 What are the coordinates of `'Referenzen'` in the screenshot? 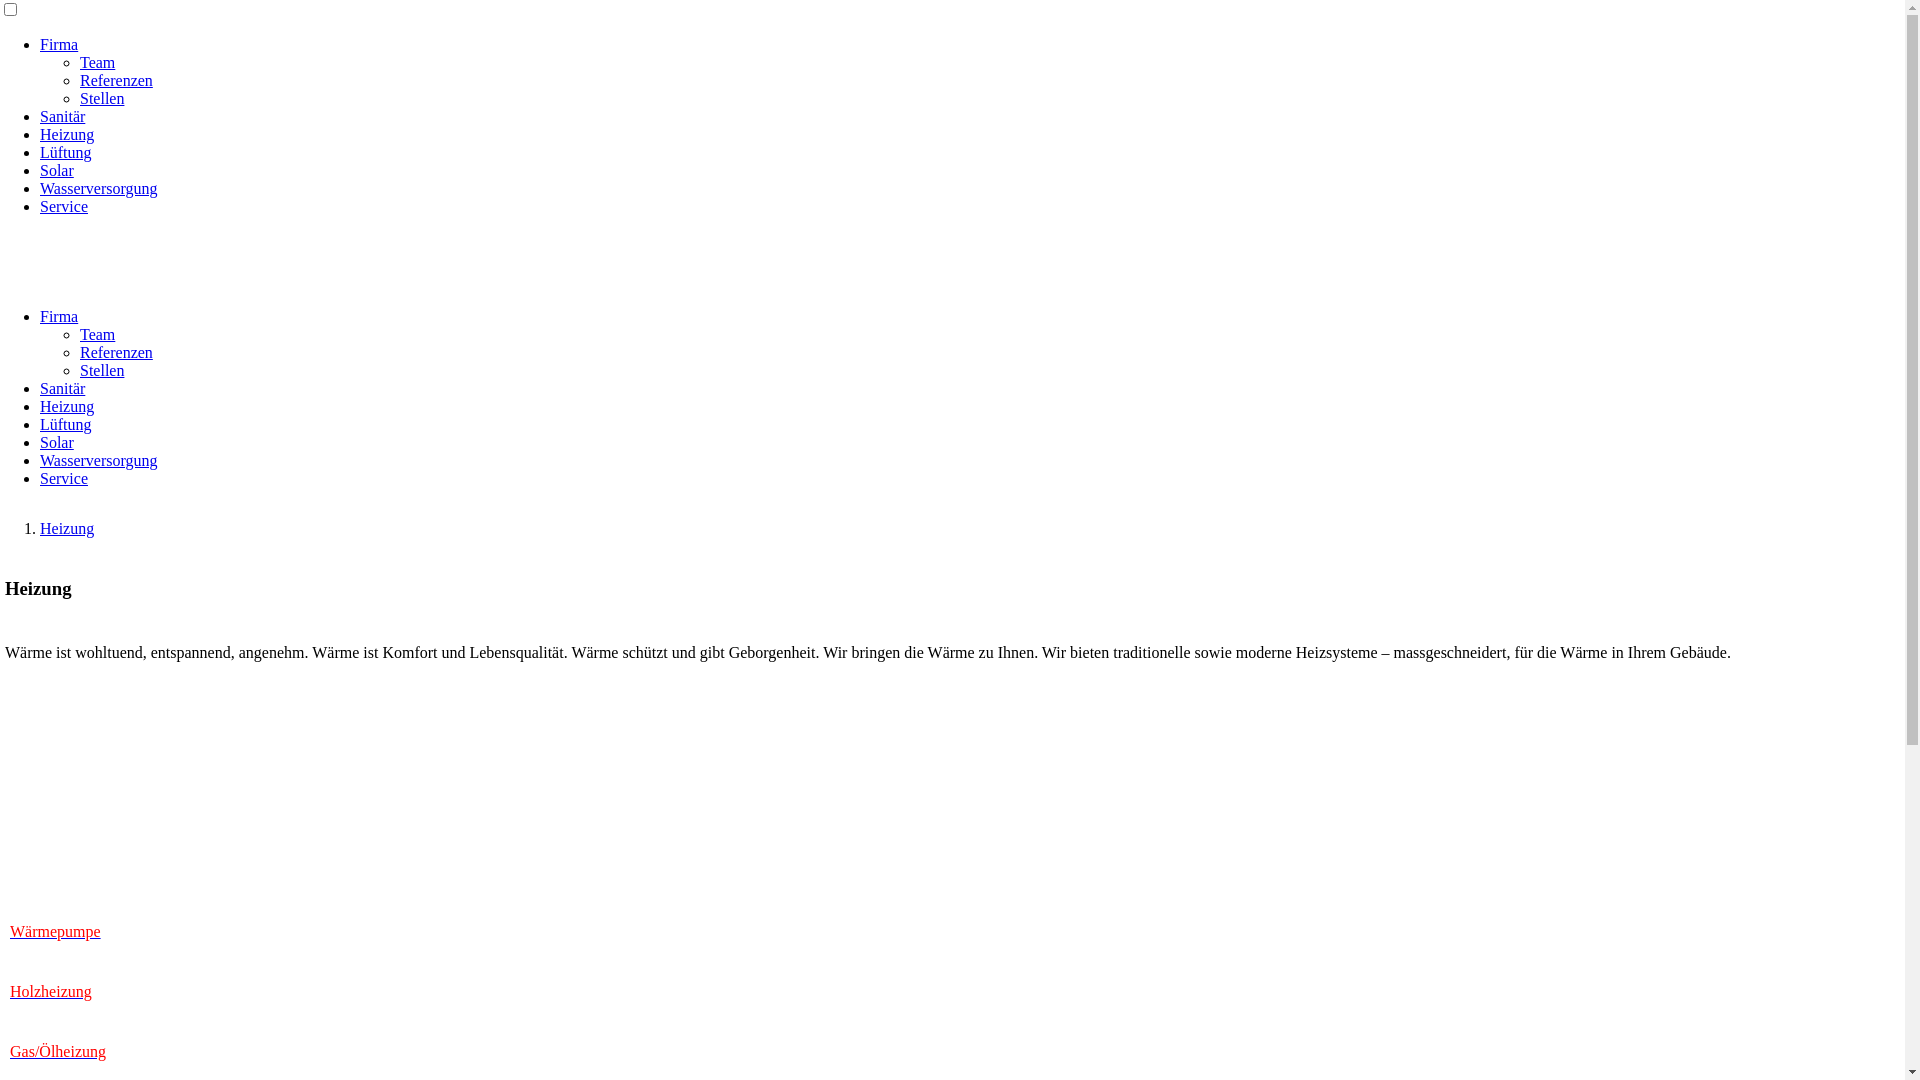 It's located at (115, 79).